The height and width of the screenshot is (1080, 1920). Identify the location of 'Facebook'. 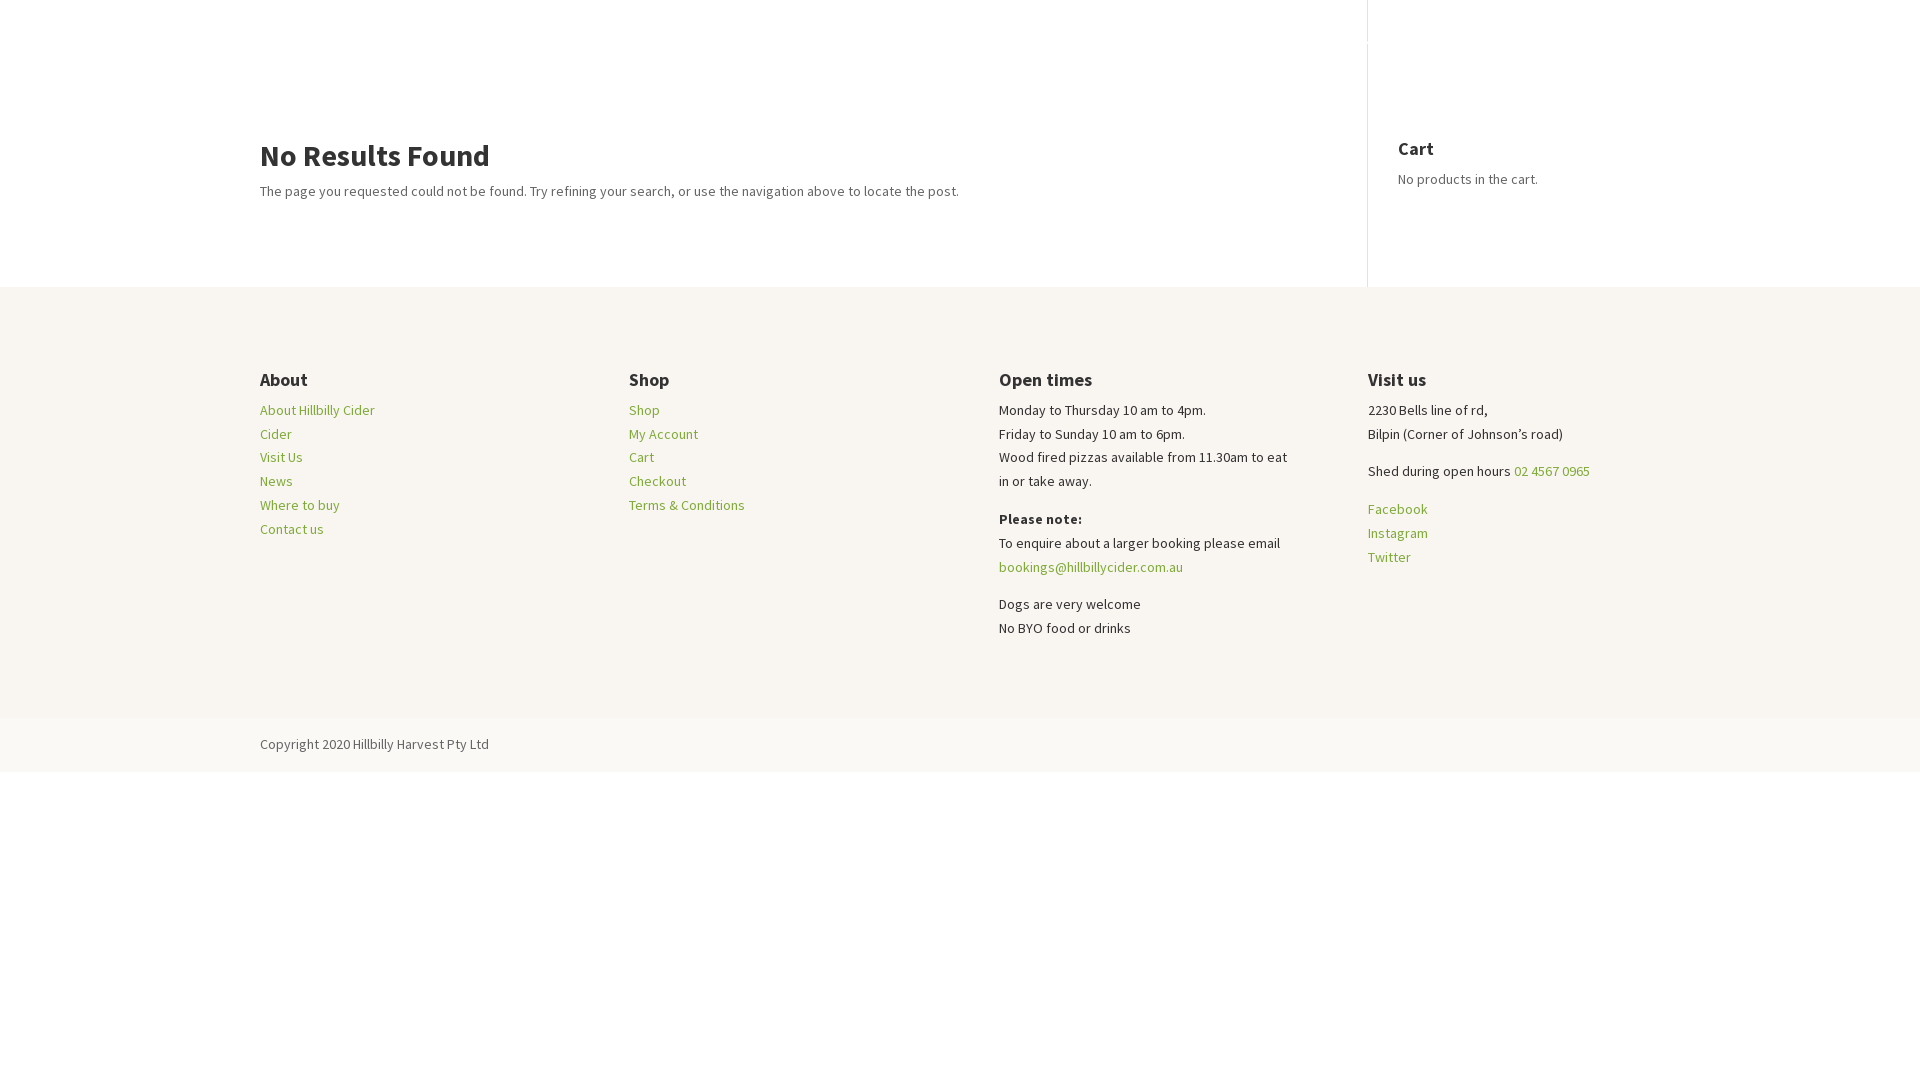
(1367, 508).